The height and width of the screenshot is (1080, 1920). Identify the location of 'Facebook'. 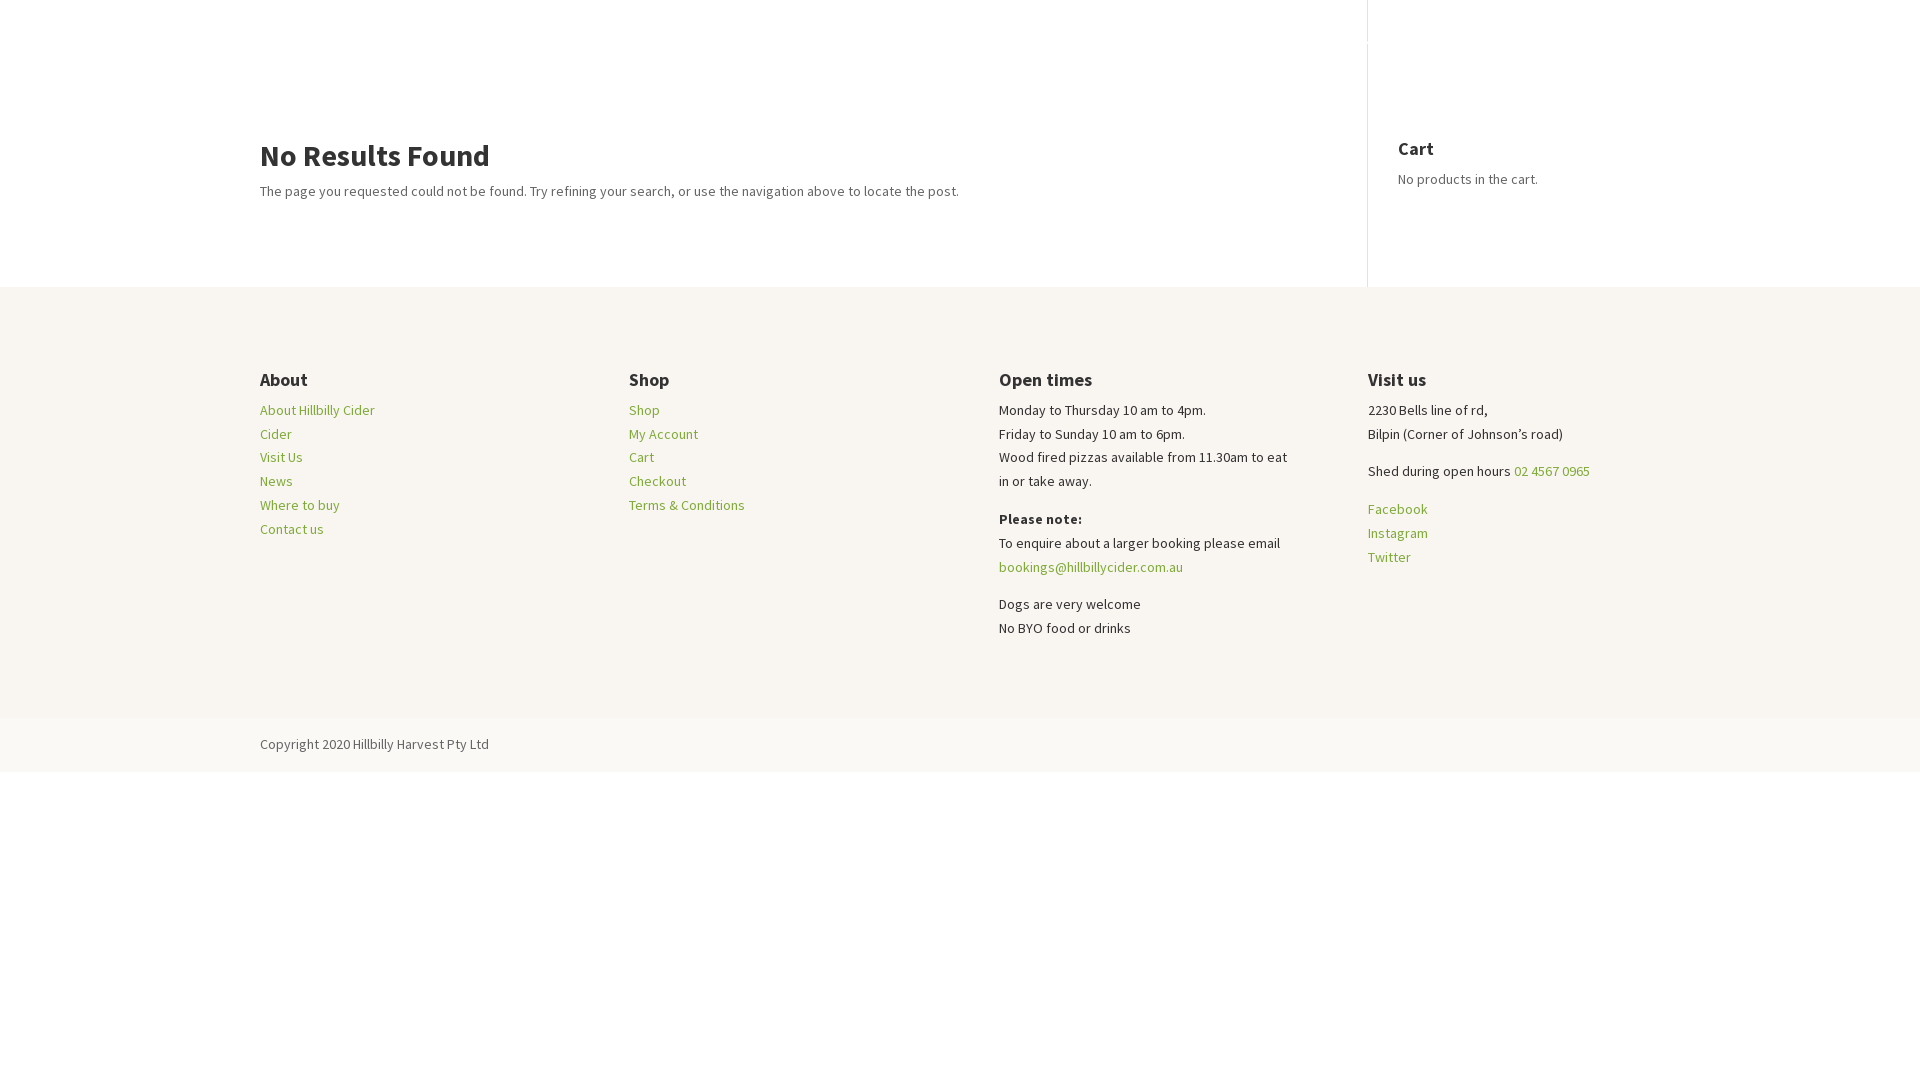
(1367, 508).